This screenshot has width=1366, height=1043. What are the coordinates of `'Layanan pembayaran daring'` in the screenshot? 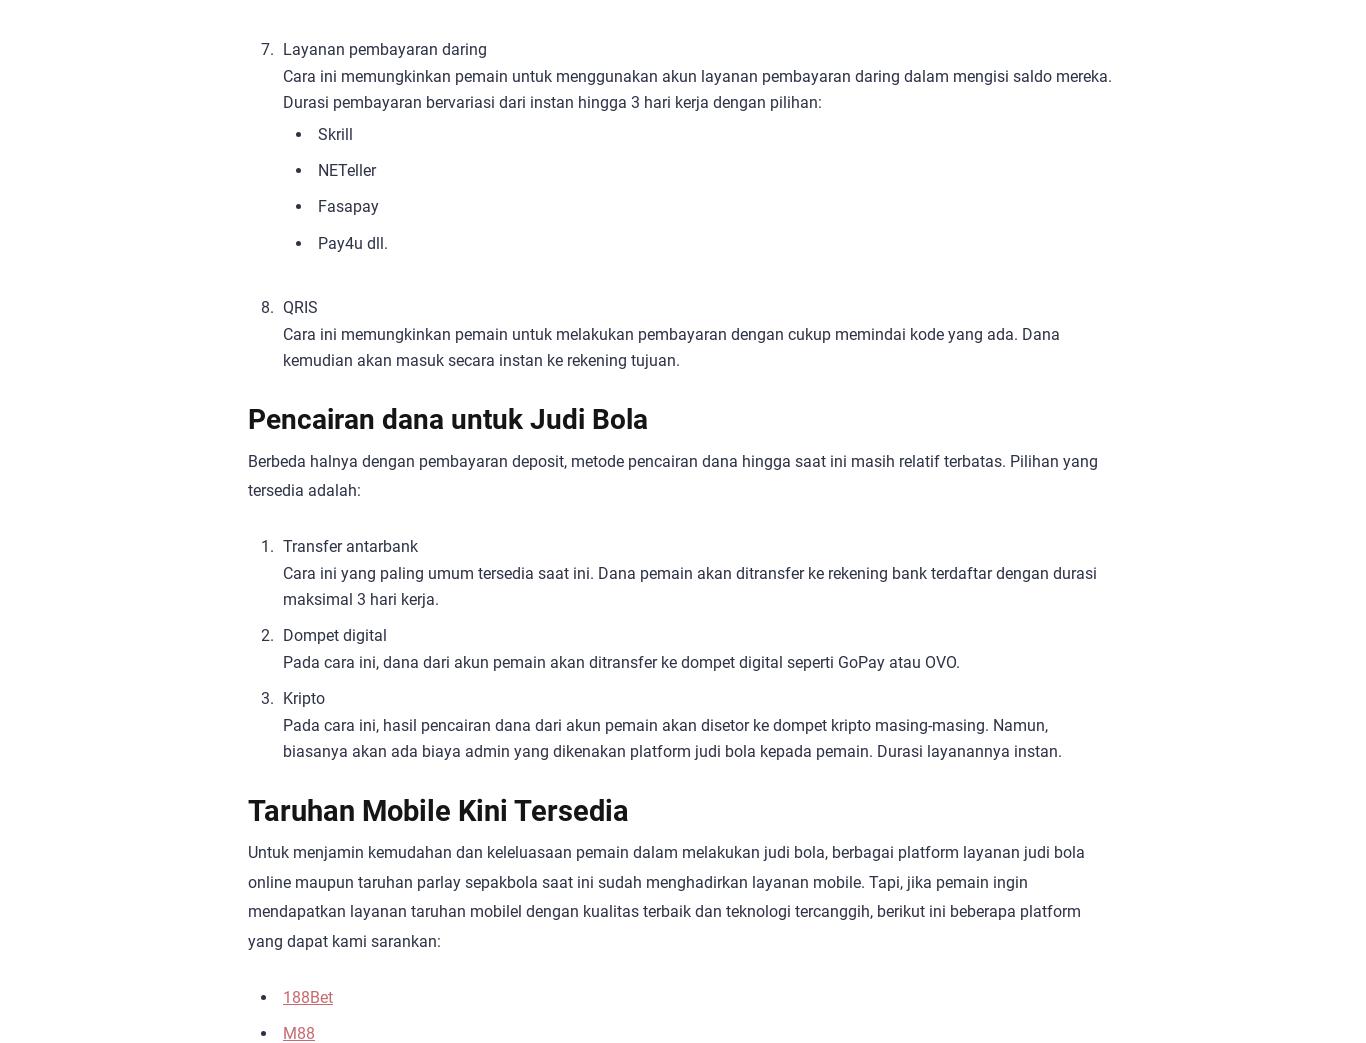 It's located at (383, 48).